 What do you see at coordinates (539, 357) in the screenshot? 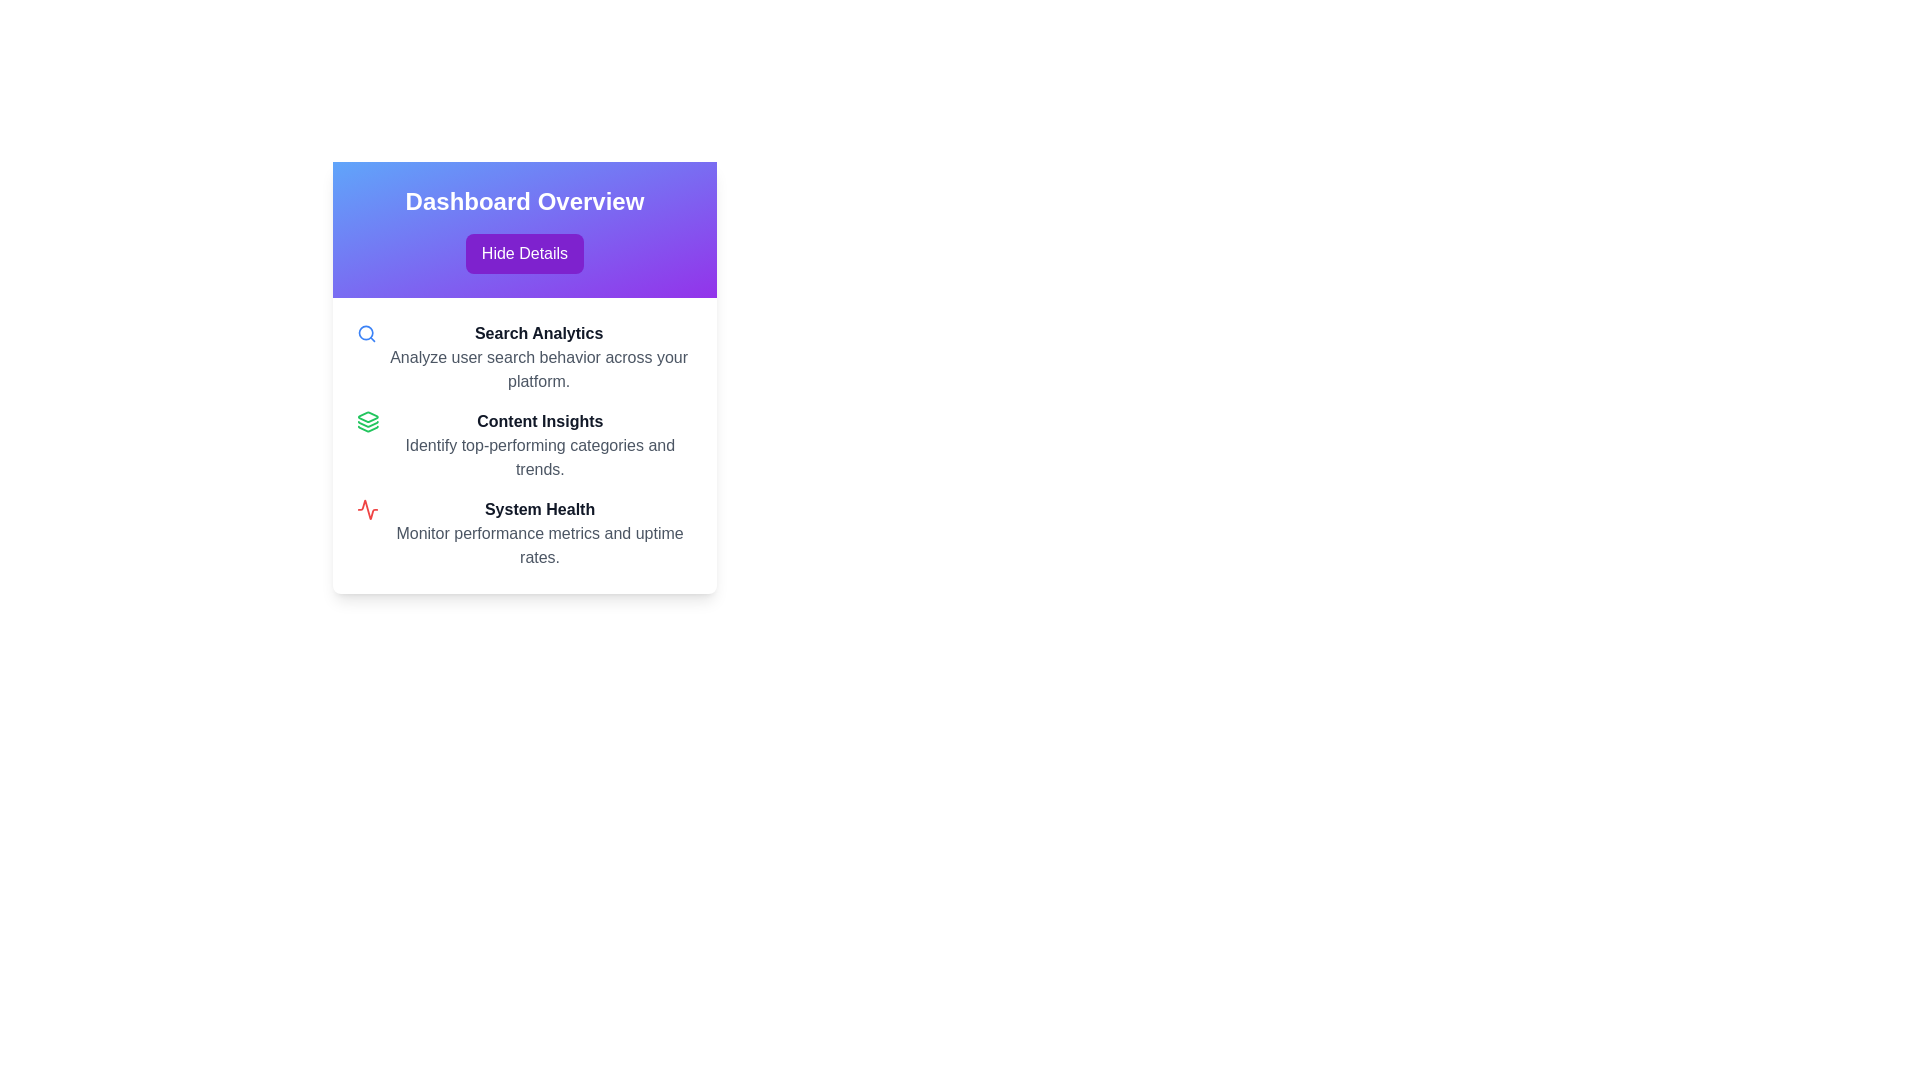
I see `the 'Search Analytics' text element, which contains a bold title and a description, located in the upper portion of the vertical list under 'Dashboard Overview'` at bounding box center [539, 357].